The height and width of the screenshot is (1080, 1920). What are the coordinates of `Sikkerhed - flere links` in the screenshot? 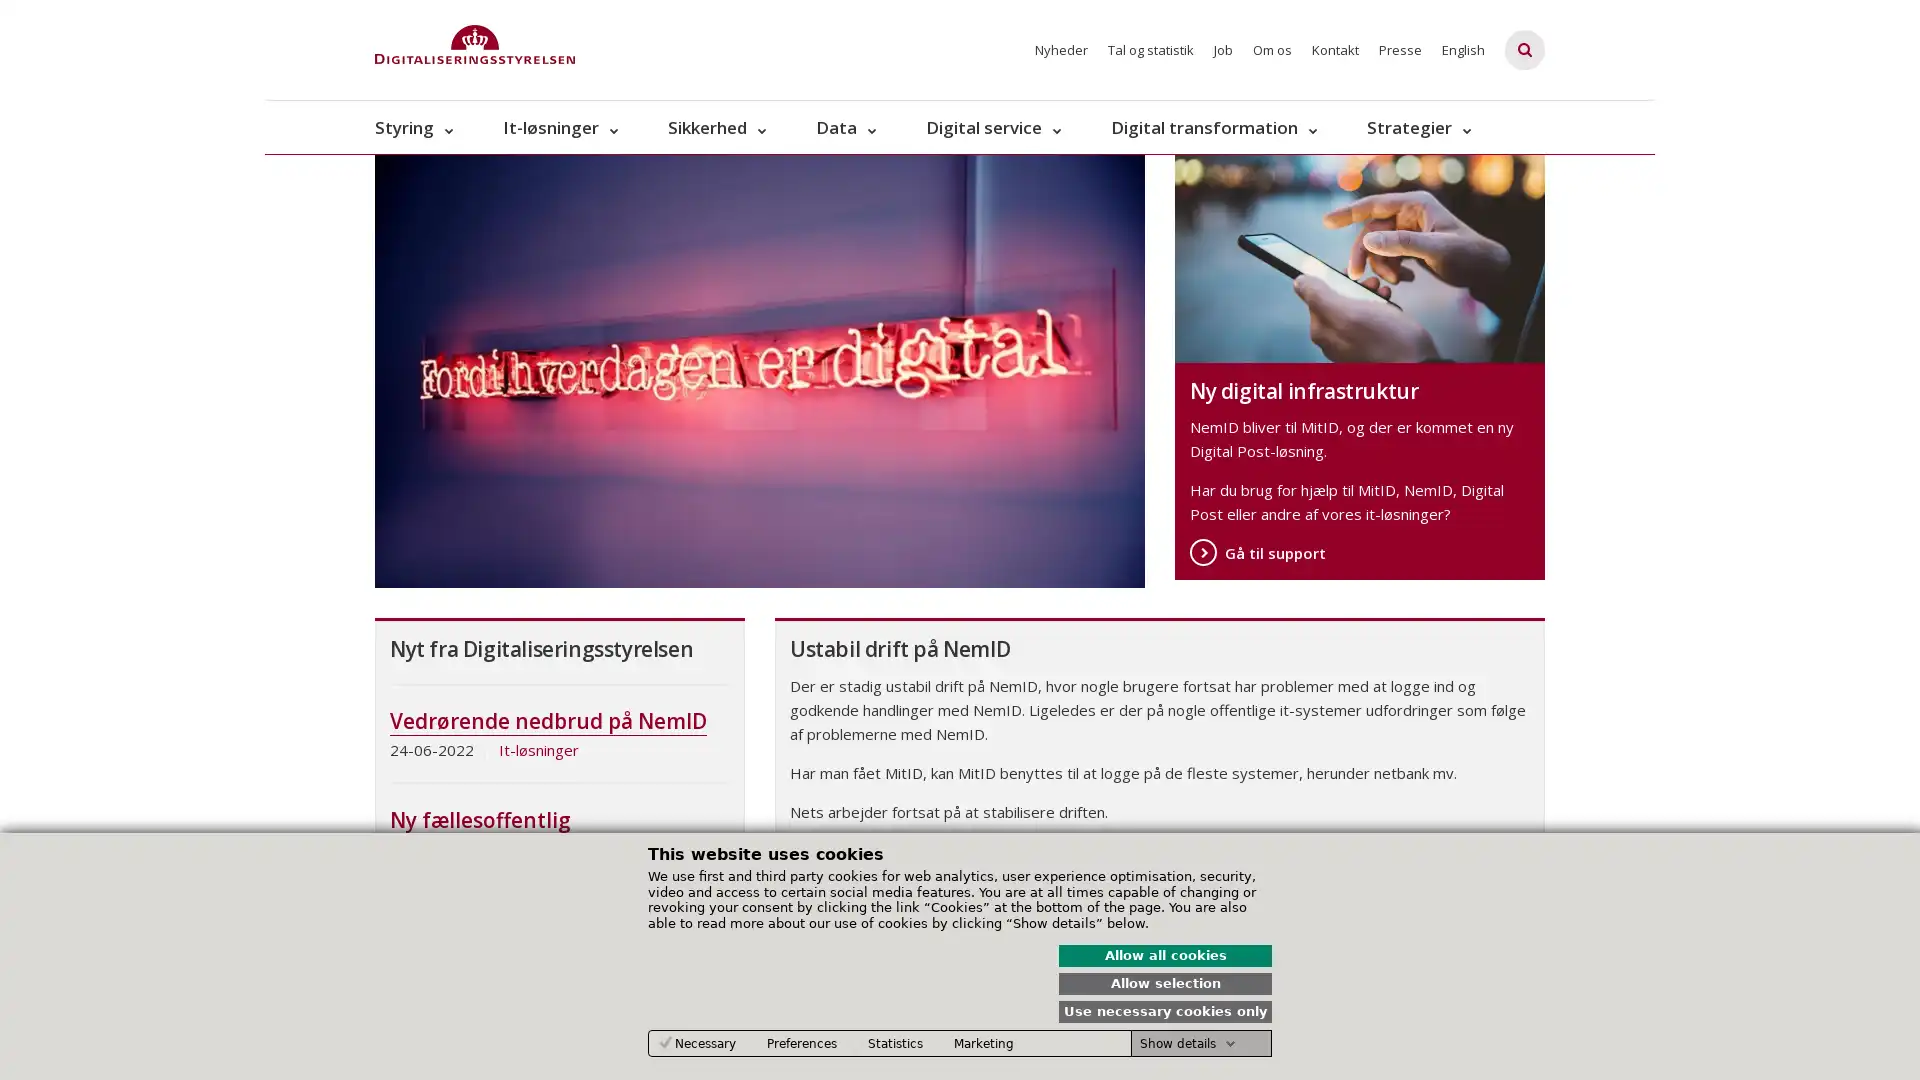 It's located at (760, 128).